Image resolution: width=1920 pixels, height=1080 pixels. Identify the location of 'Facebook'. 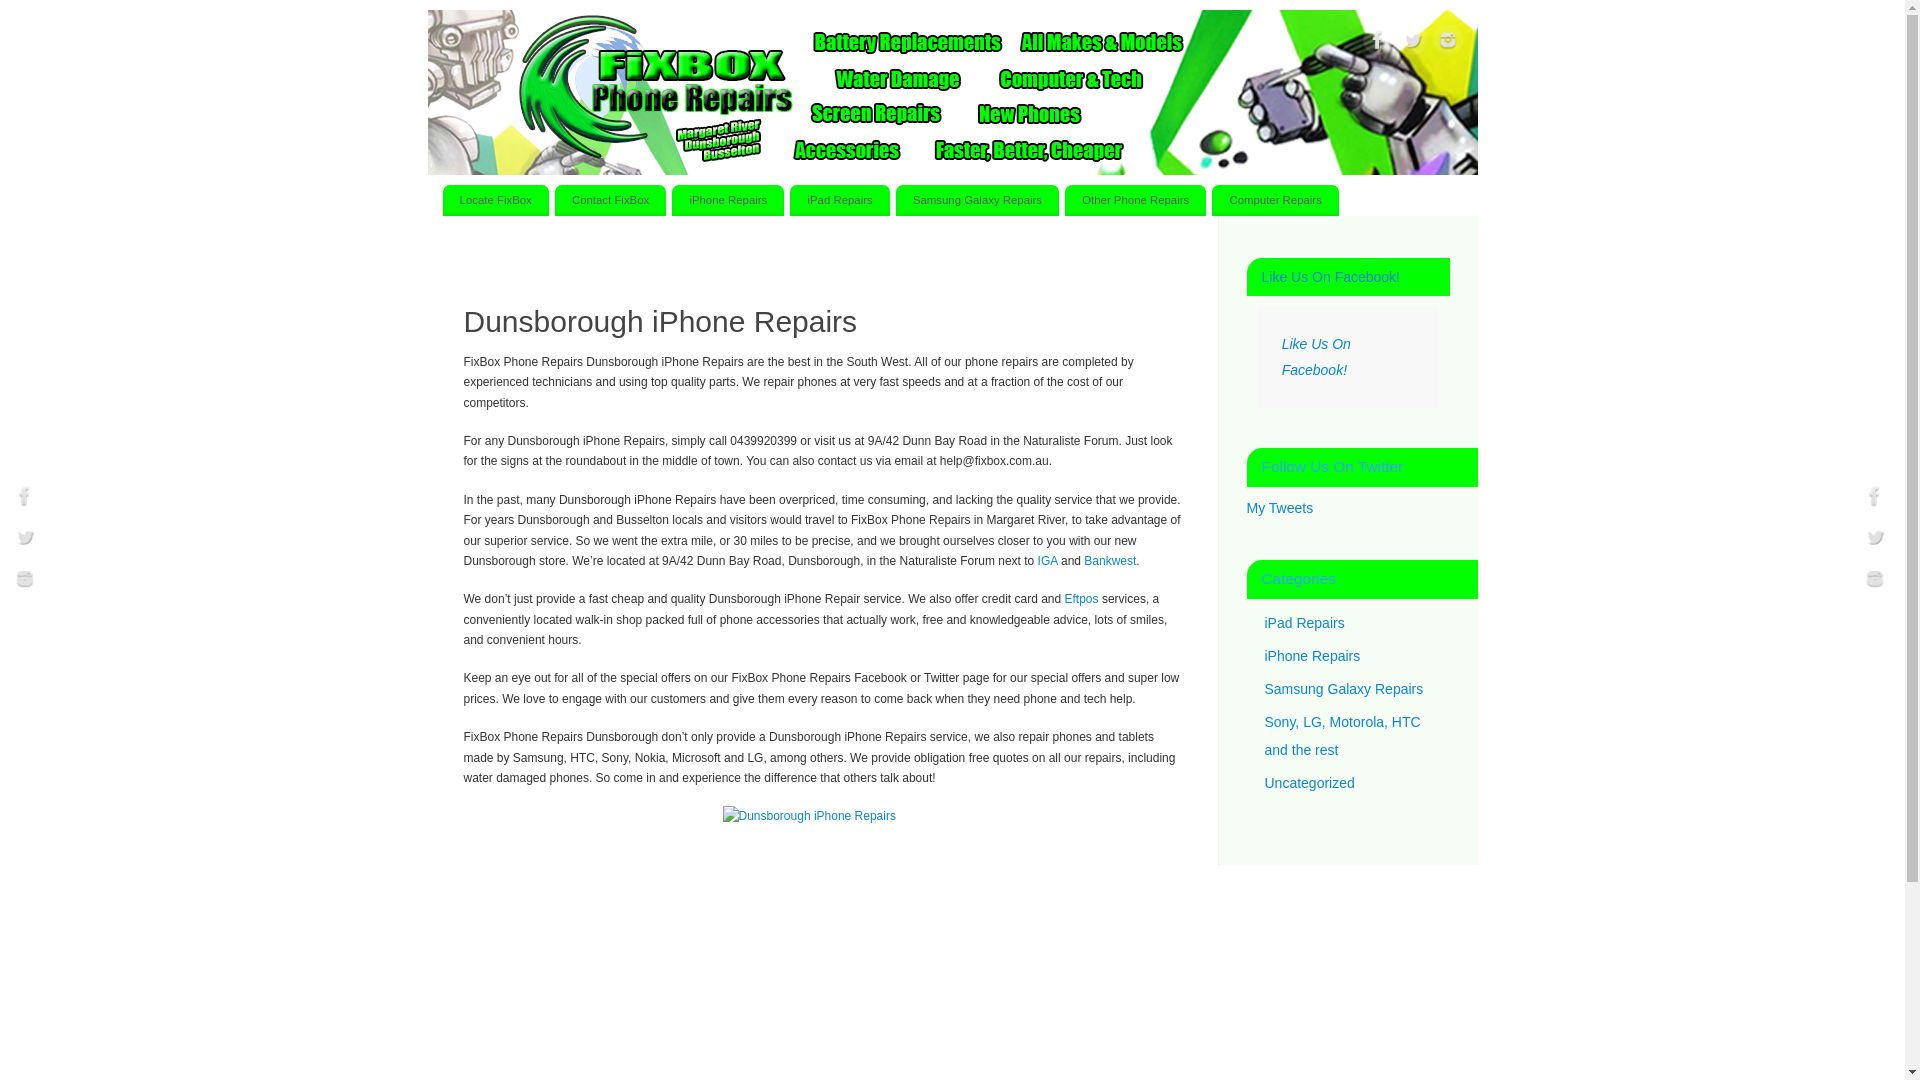
(1376, 42).